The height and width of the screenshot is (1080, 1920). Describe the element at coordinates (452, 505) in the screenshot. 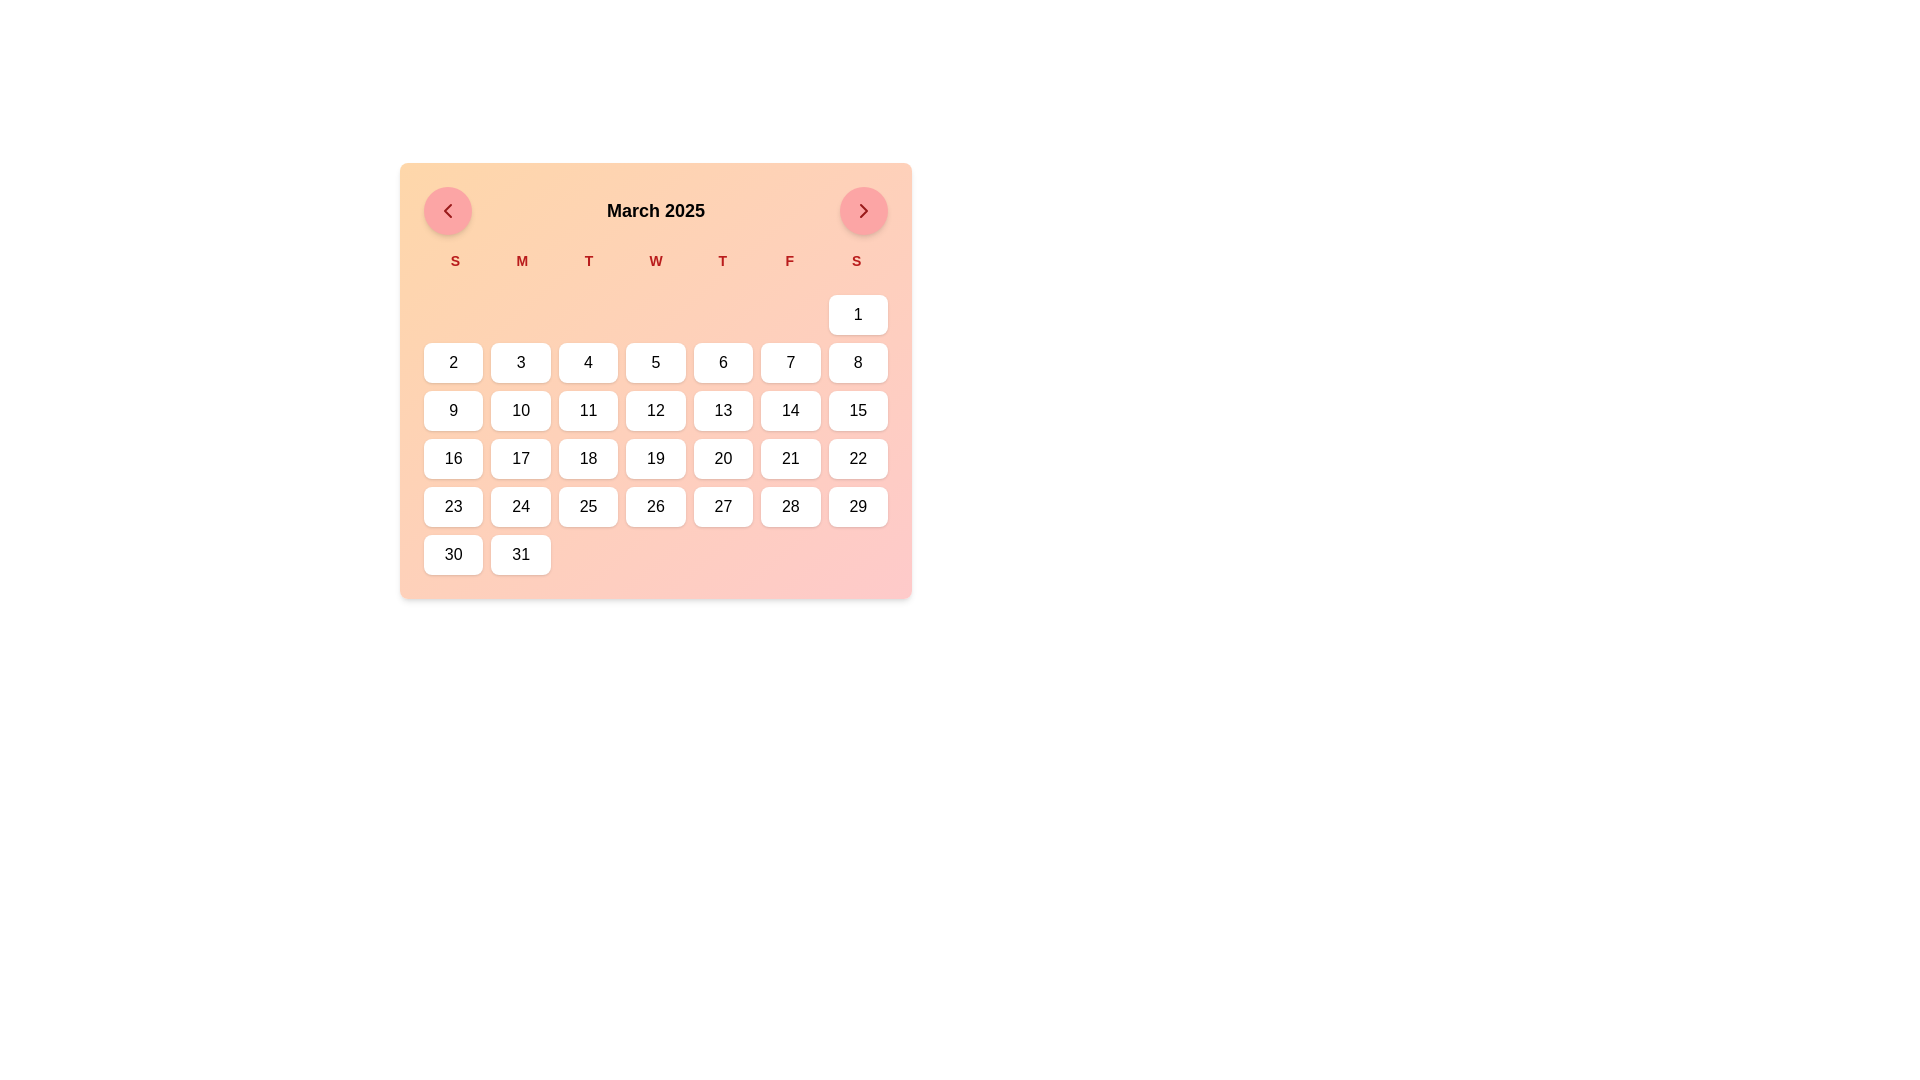

I see `the button representing the 23rd day in the calendar view located in the fifth row and first column of the grid` at that location.